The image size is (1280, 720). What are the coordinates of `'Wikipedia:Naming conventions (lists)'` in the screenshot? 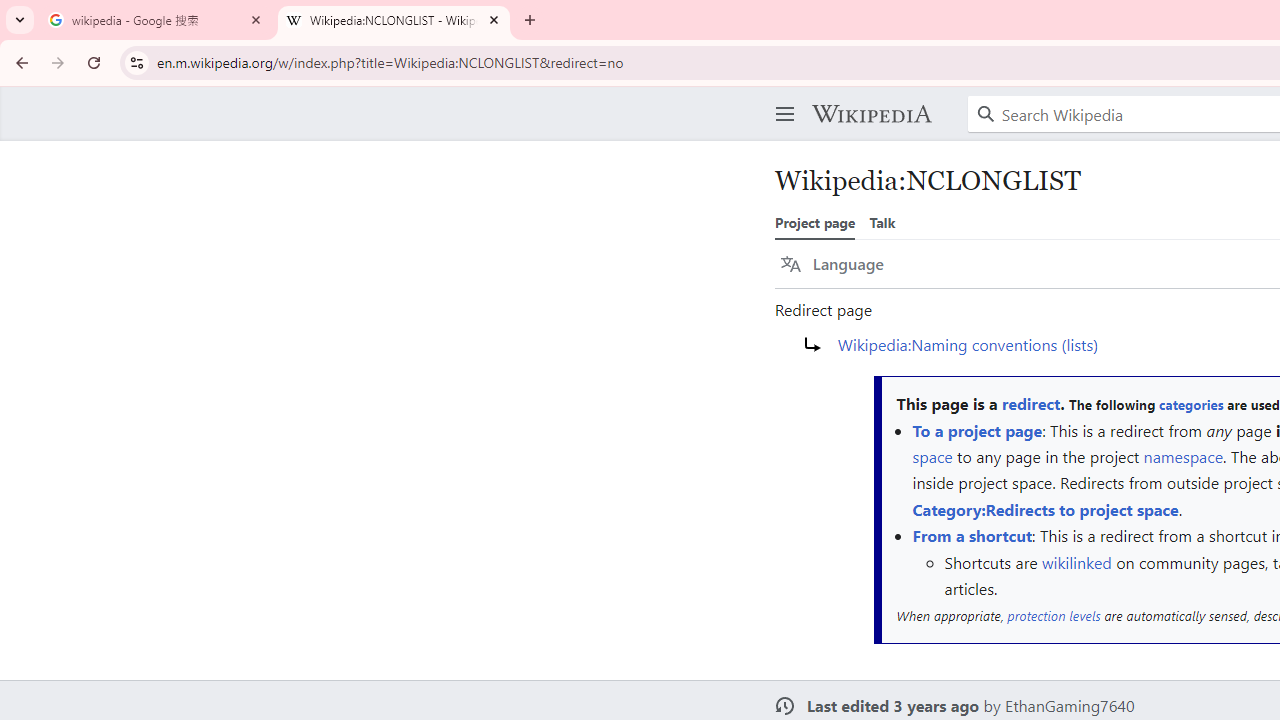 It's located at (968, 342).